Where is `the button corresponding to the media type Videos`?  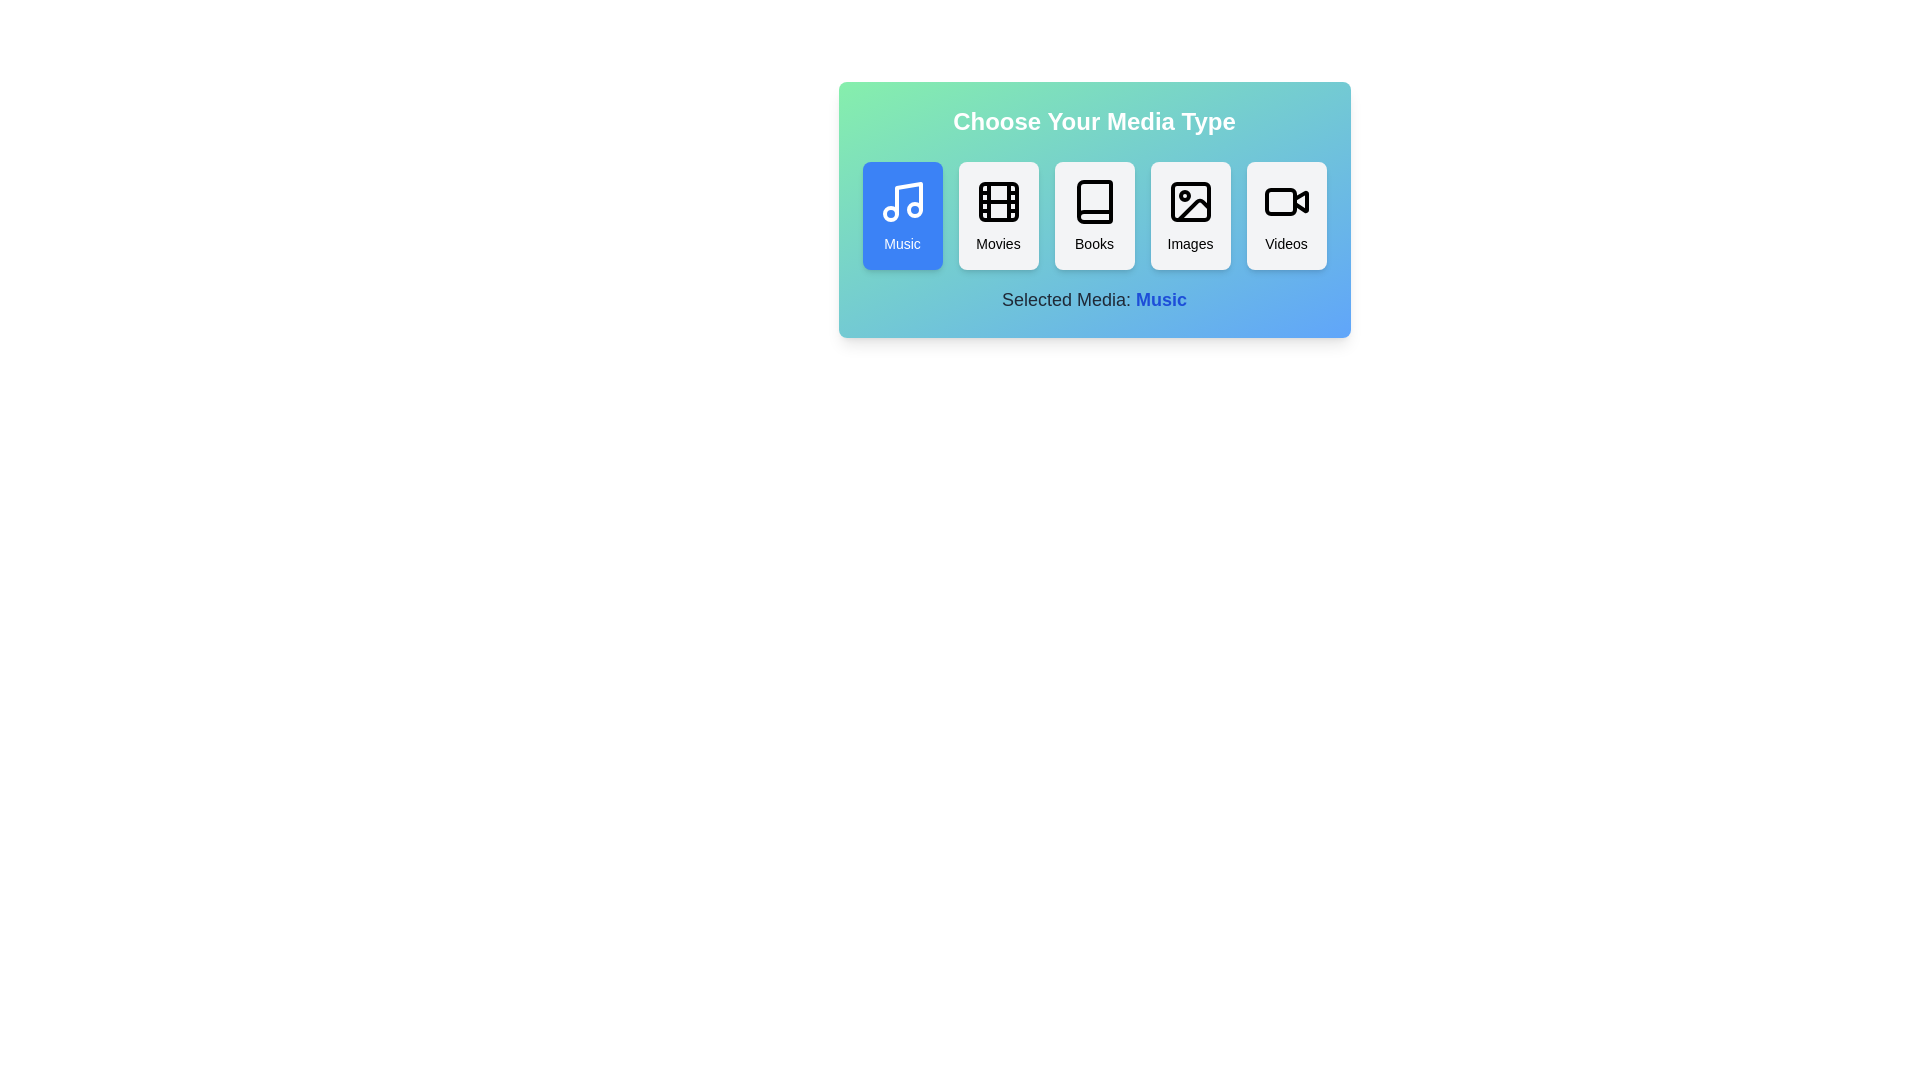
the button corresponding to the media type Videos is located at coordinates (1286, 216).